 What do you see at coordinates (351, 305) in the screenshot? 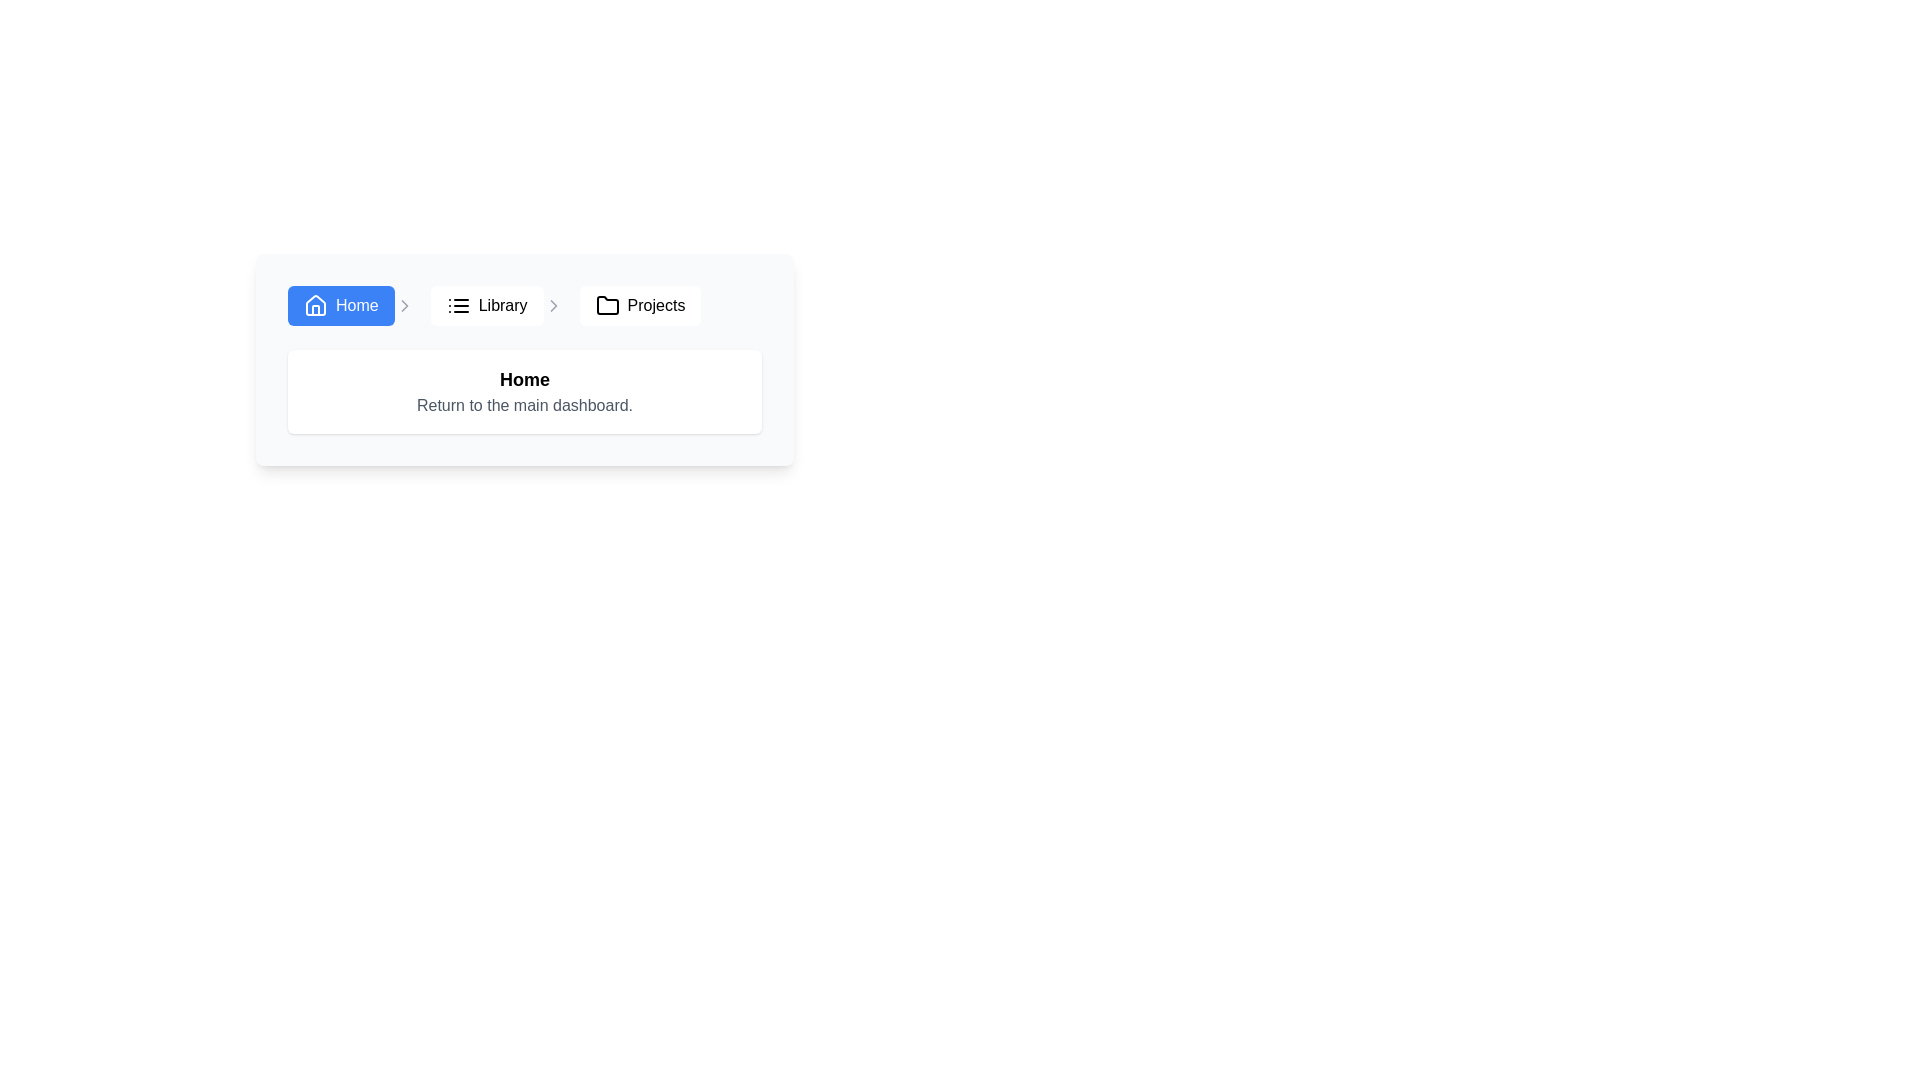
I see `the 'Home' navigation button in the breadcrumb navigation bar` at bounding box center [351, 305].